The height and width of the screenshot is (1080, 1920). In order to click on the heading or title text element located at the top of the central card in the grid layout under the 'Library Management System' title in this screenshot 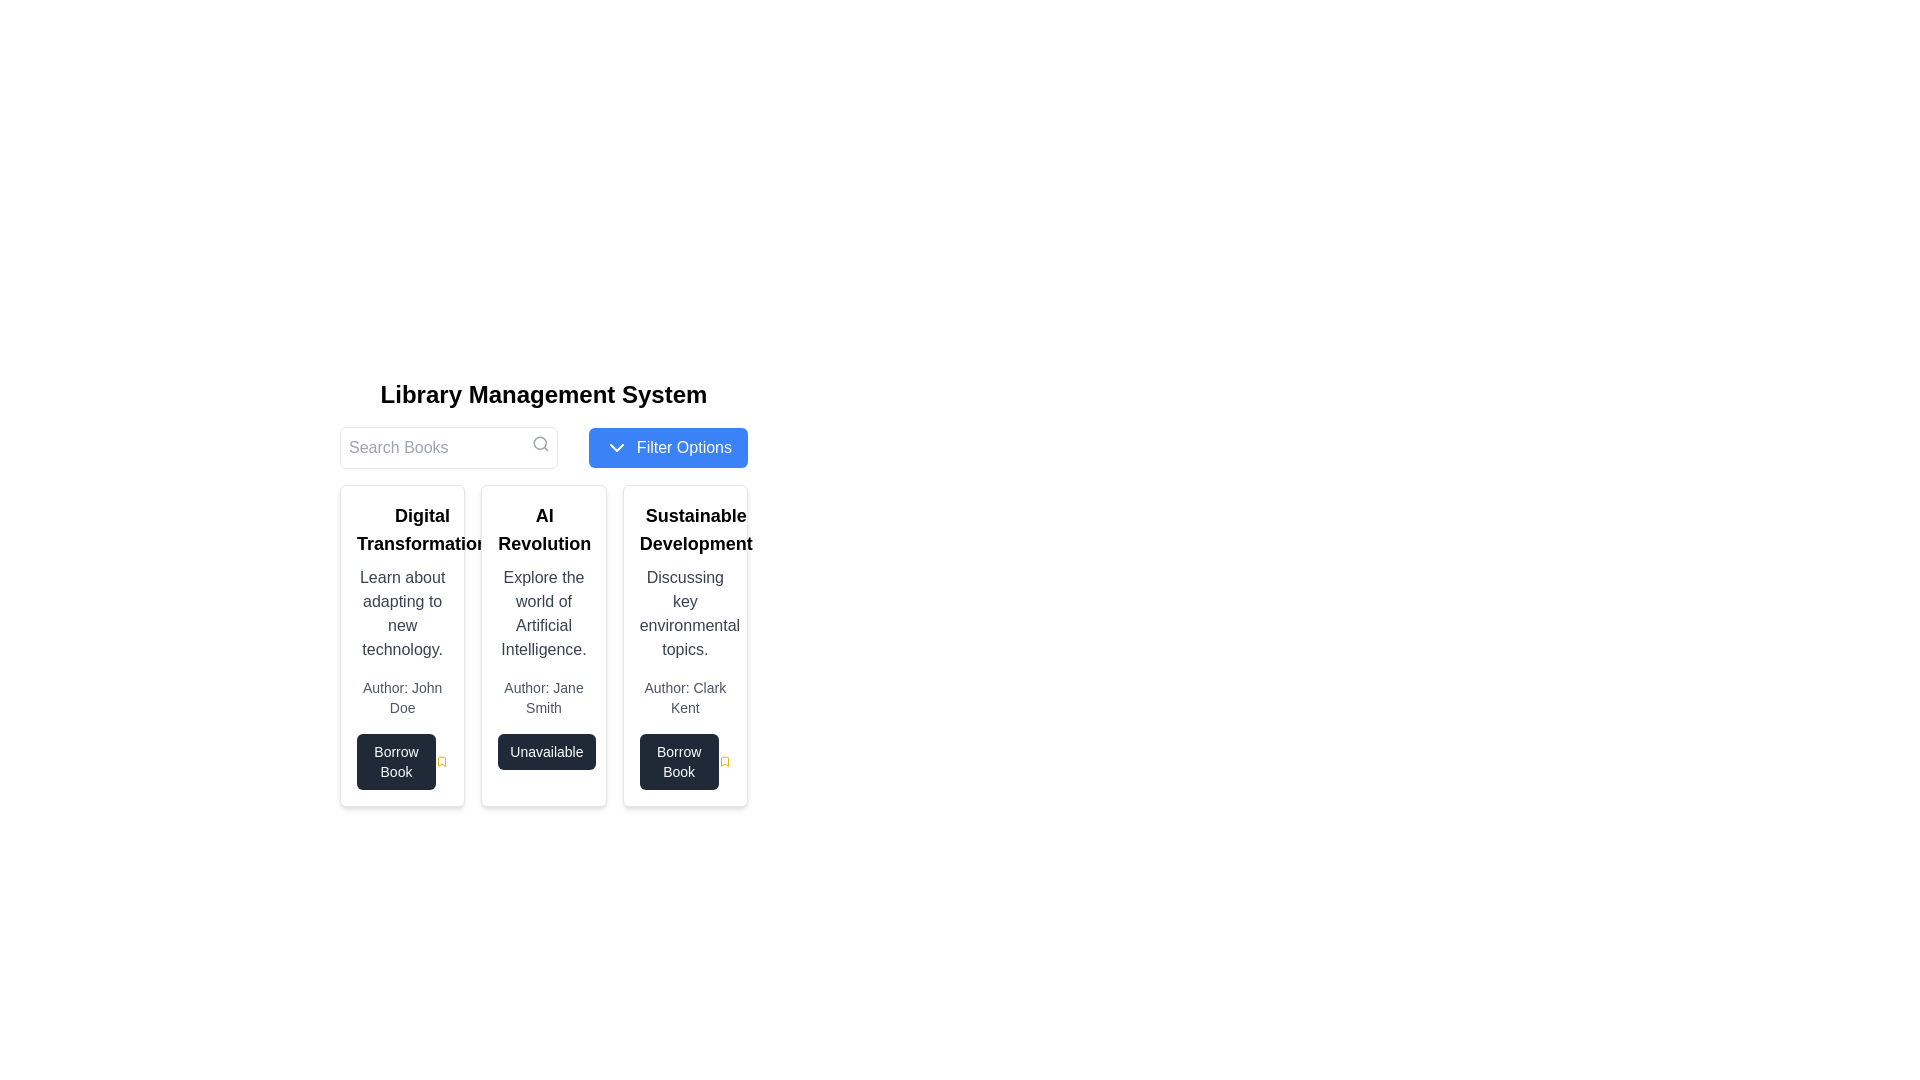, I will do `click(544, 528)`.